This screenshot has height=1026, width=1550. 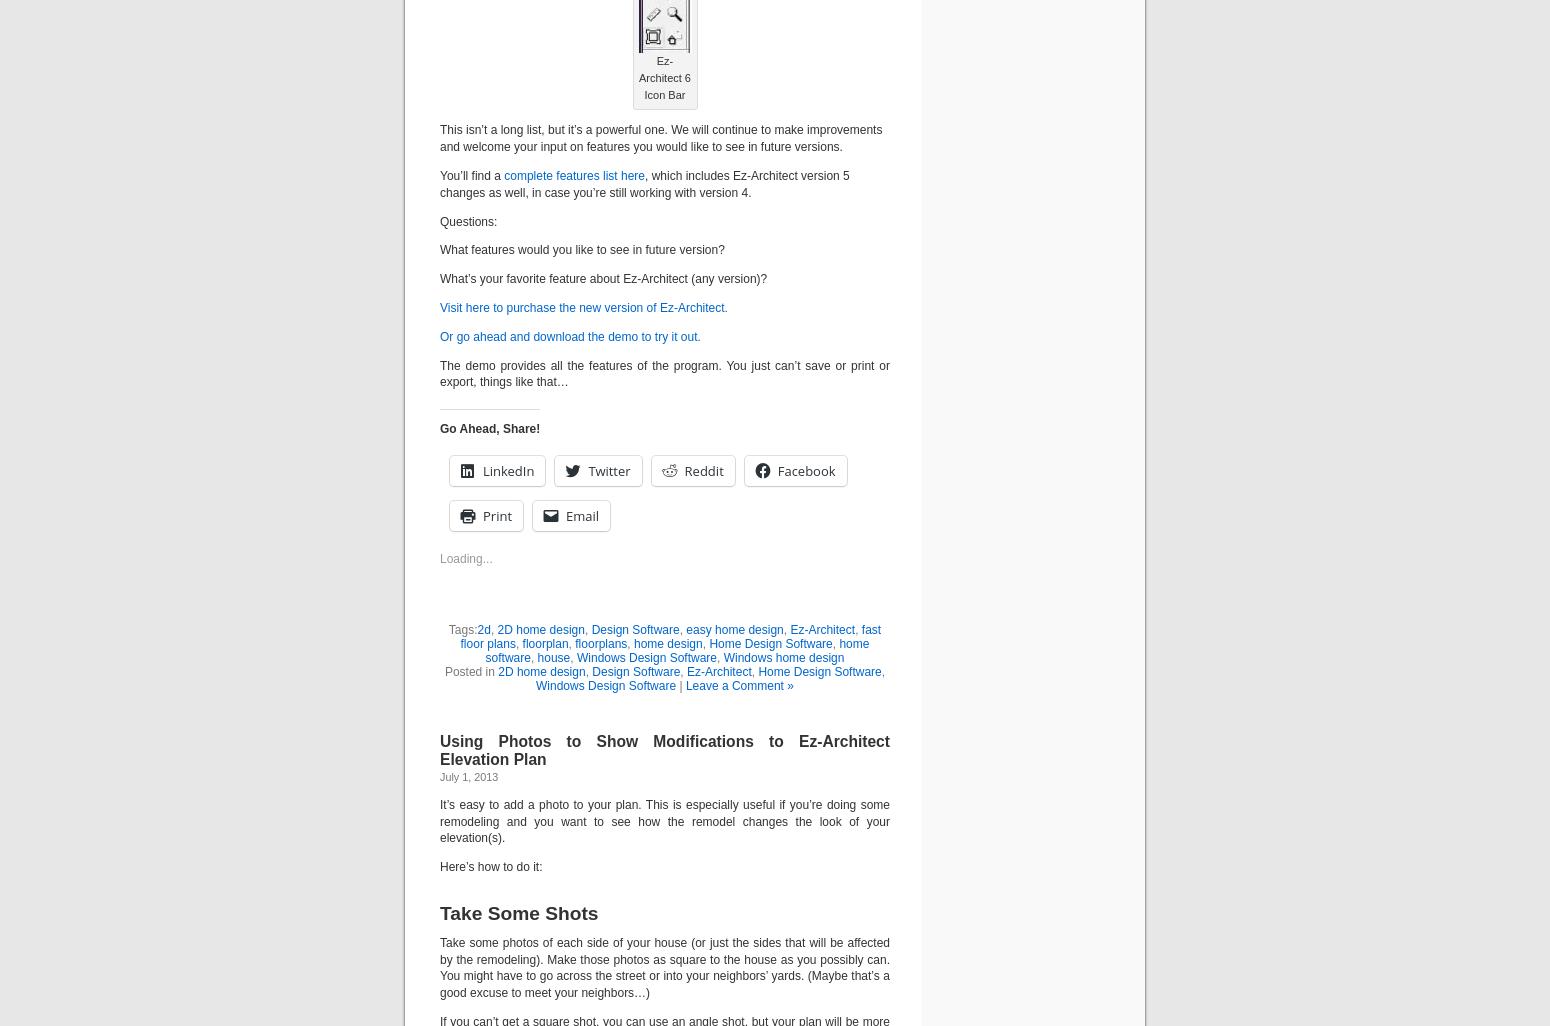 I want to click on 'LinkedIn', so click(x=507, y=469).